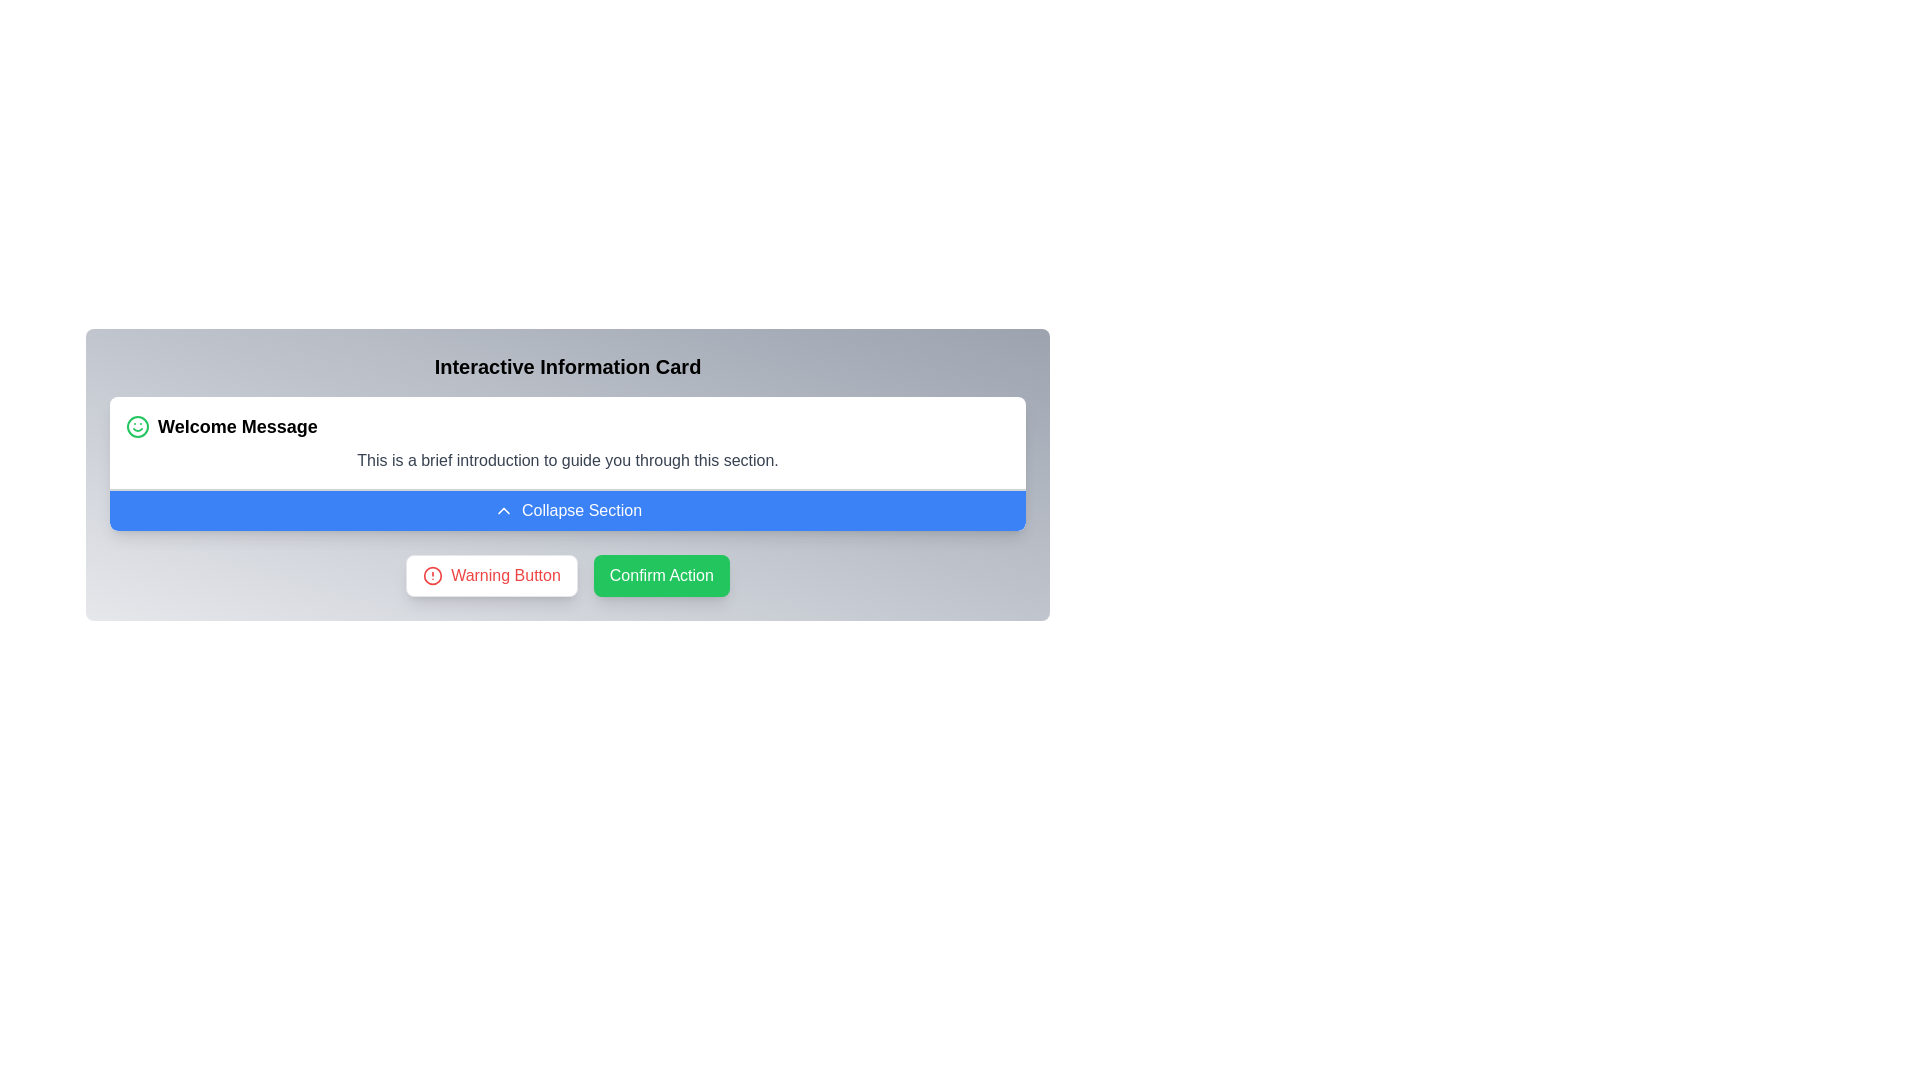 This screenshot has height=1080, width=1920. I want to click on the 'Warning Button' which has a white background, red text, a red border, rounded corners, and a warning icon next to the text, so click(491, 575).